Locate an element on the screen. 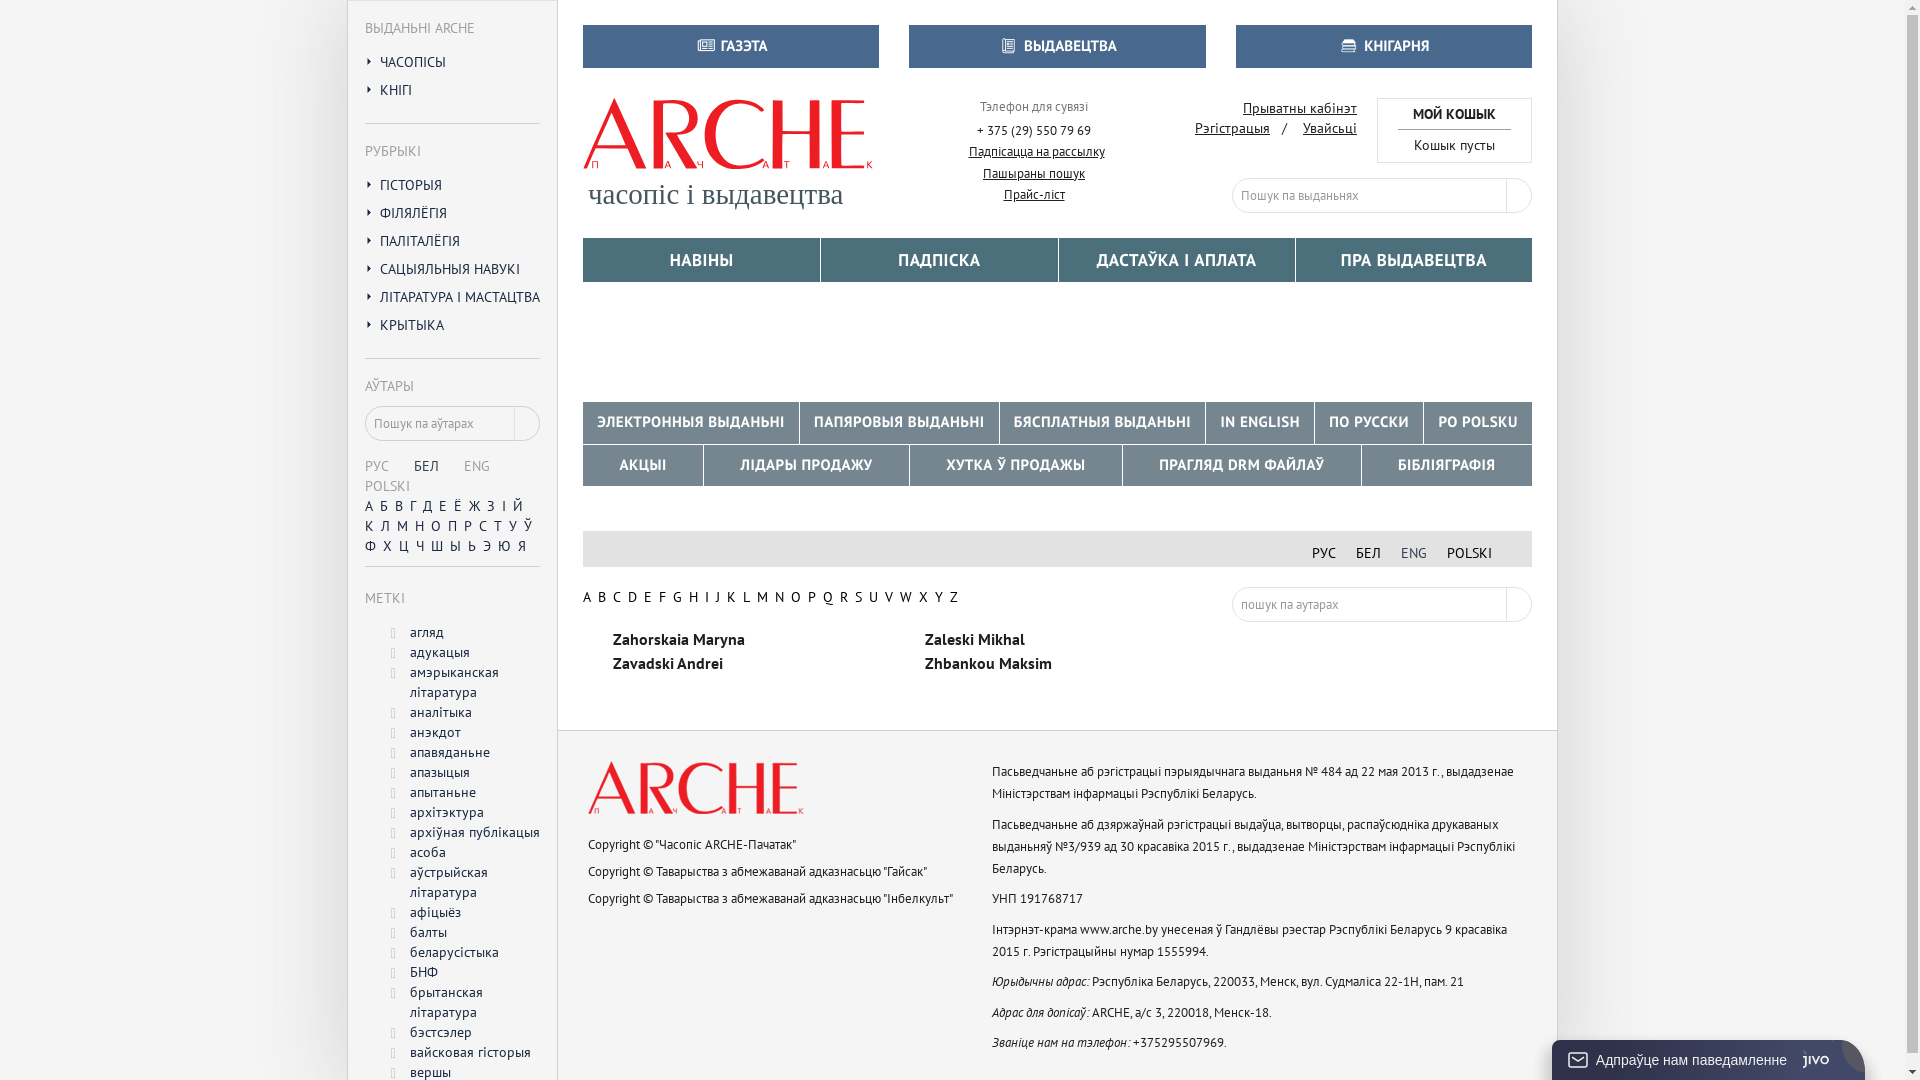  'H' is located at coordinates (693, 596).